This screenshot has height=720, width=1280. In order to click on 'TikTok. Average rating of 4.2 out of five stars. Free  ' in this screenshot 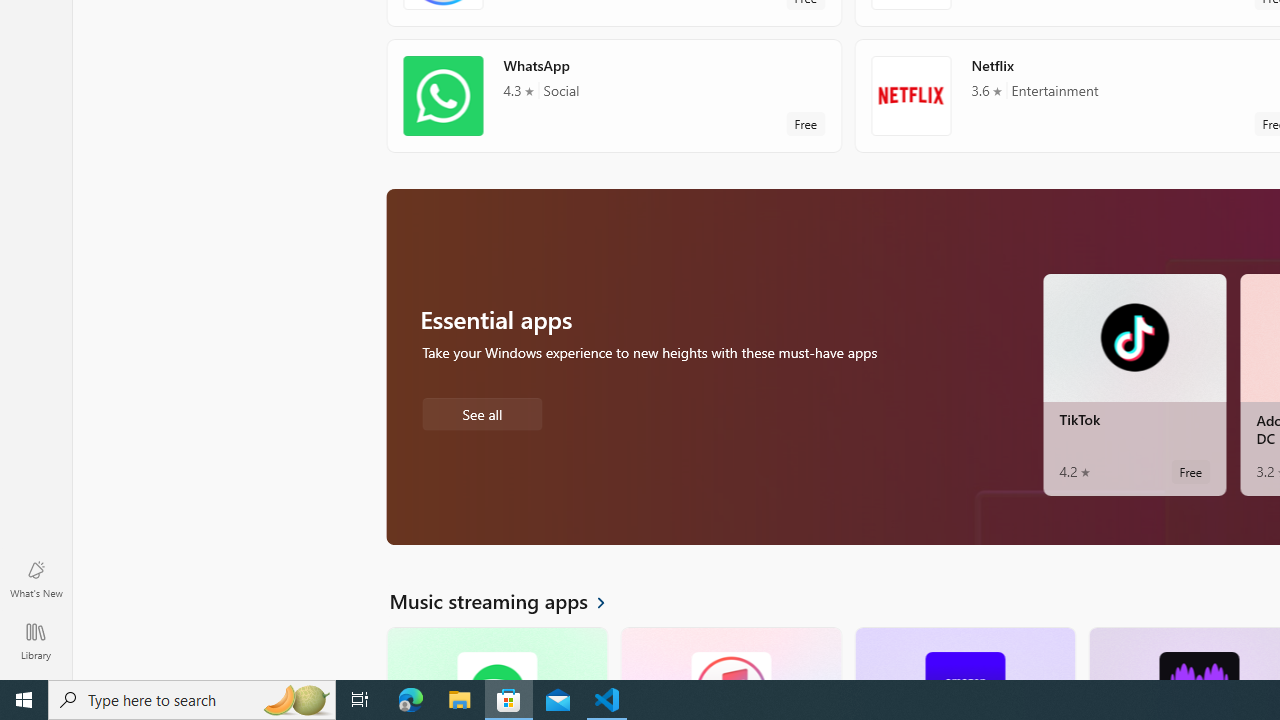, I will do `click(1134, 384)`.